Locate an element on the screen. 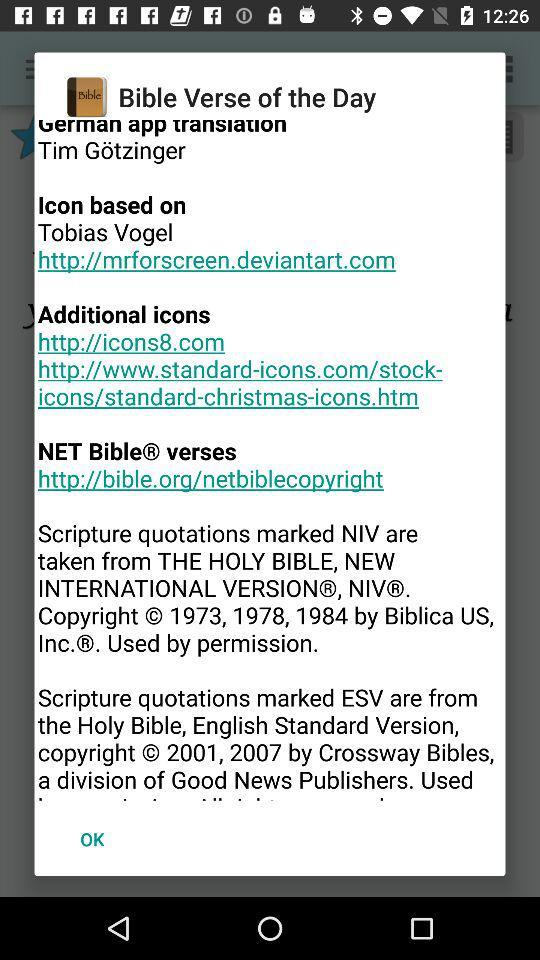 This screenshot has height=960, width=540. the ok item is located at coordinates (91, 839).